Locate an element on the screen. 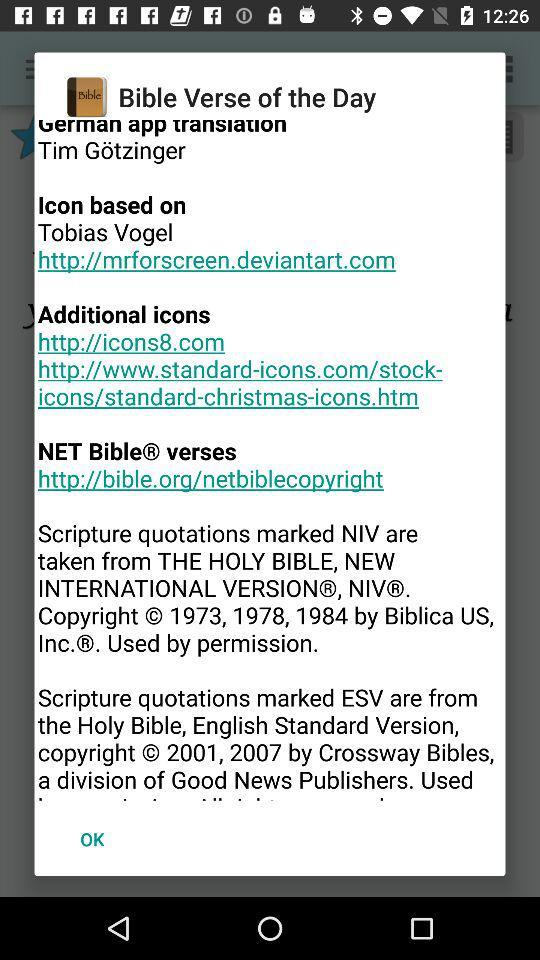 This screenshot has height=960, width=540. the ok item is located at coordinates (91, 839).